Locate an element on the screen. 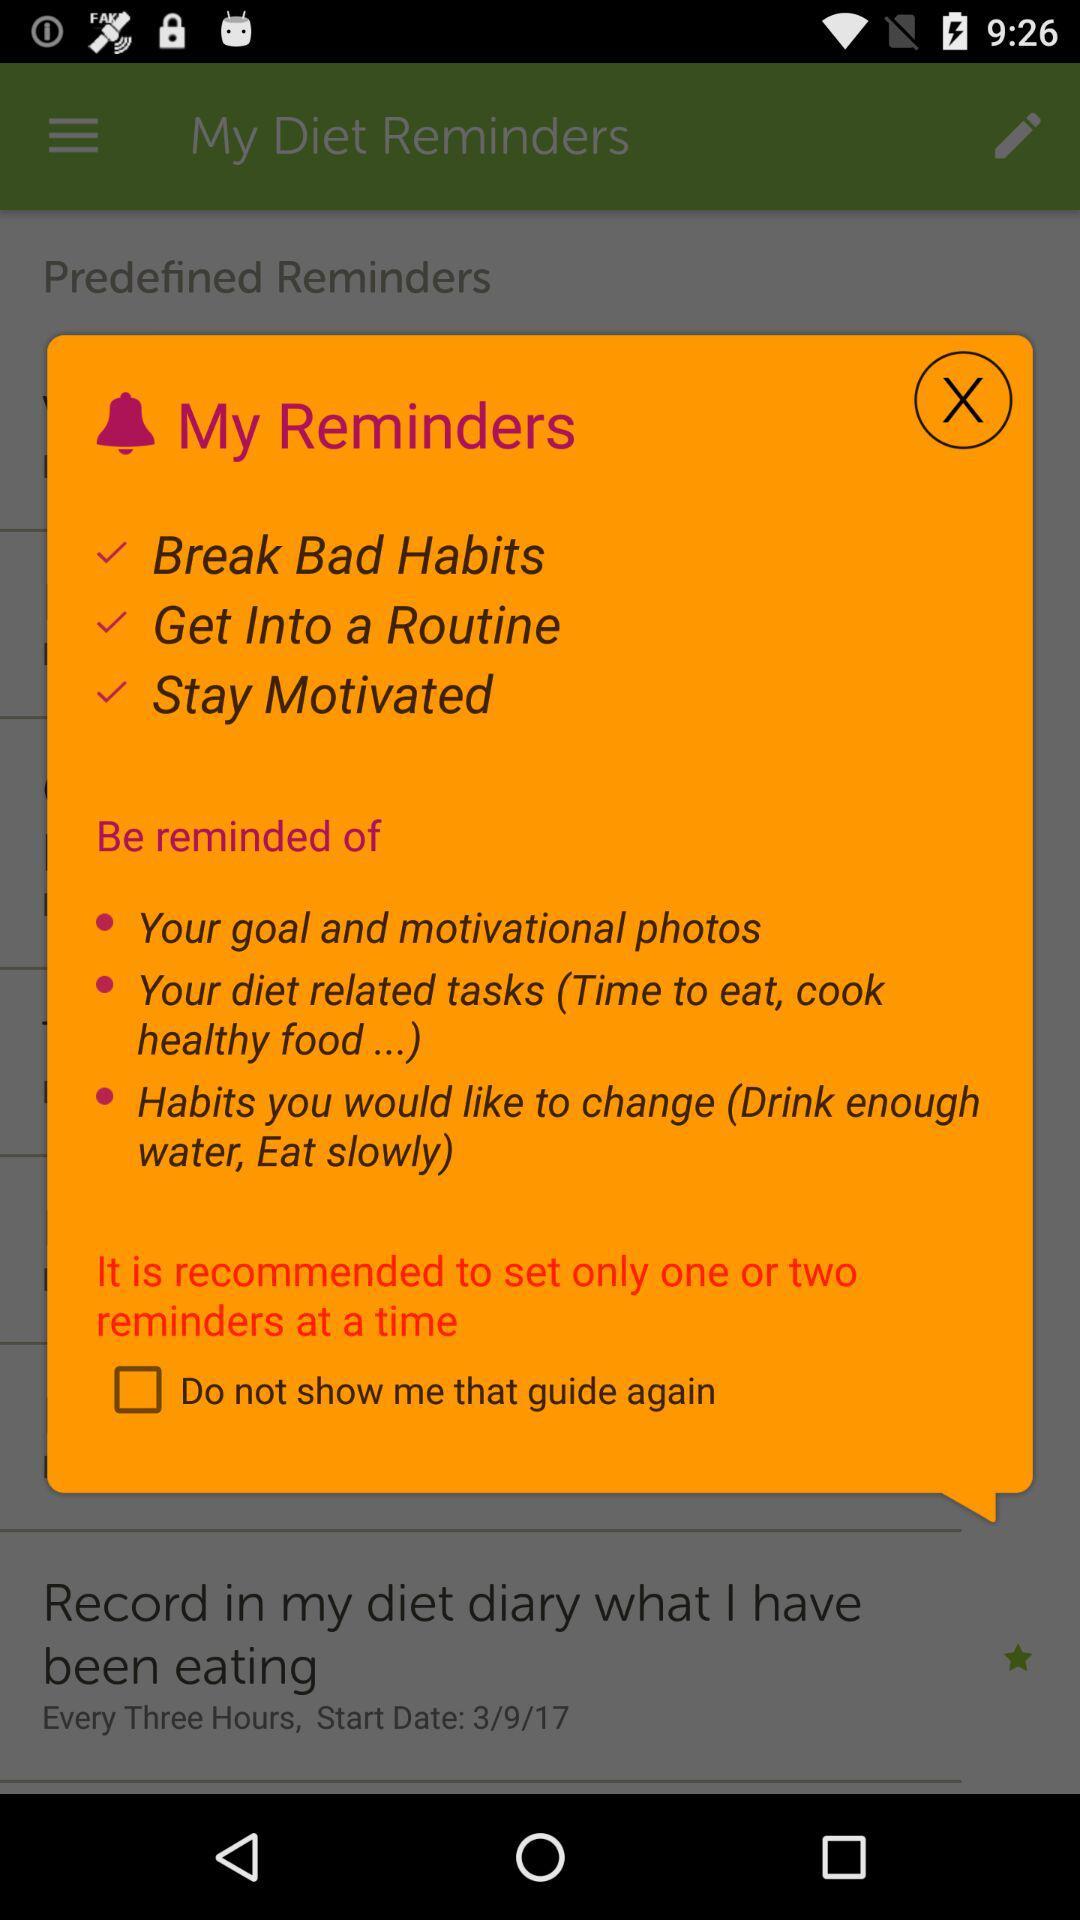 This screenshot has height=1920, width=1080. icon next to my reminders icon is located at coordinates (962, 400).